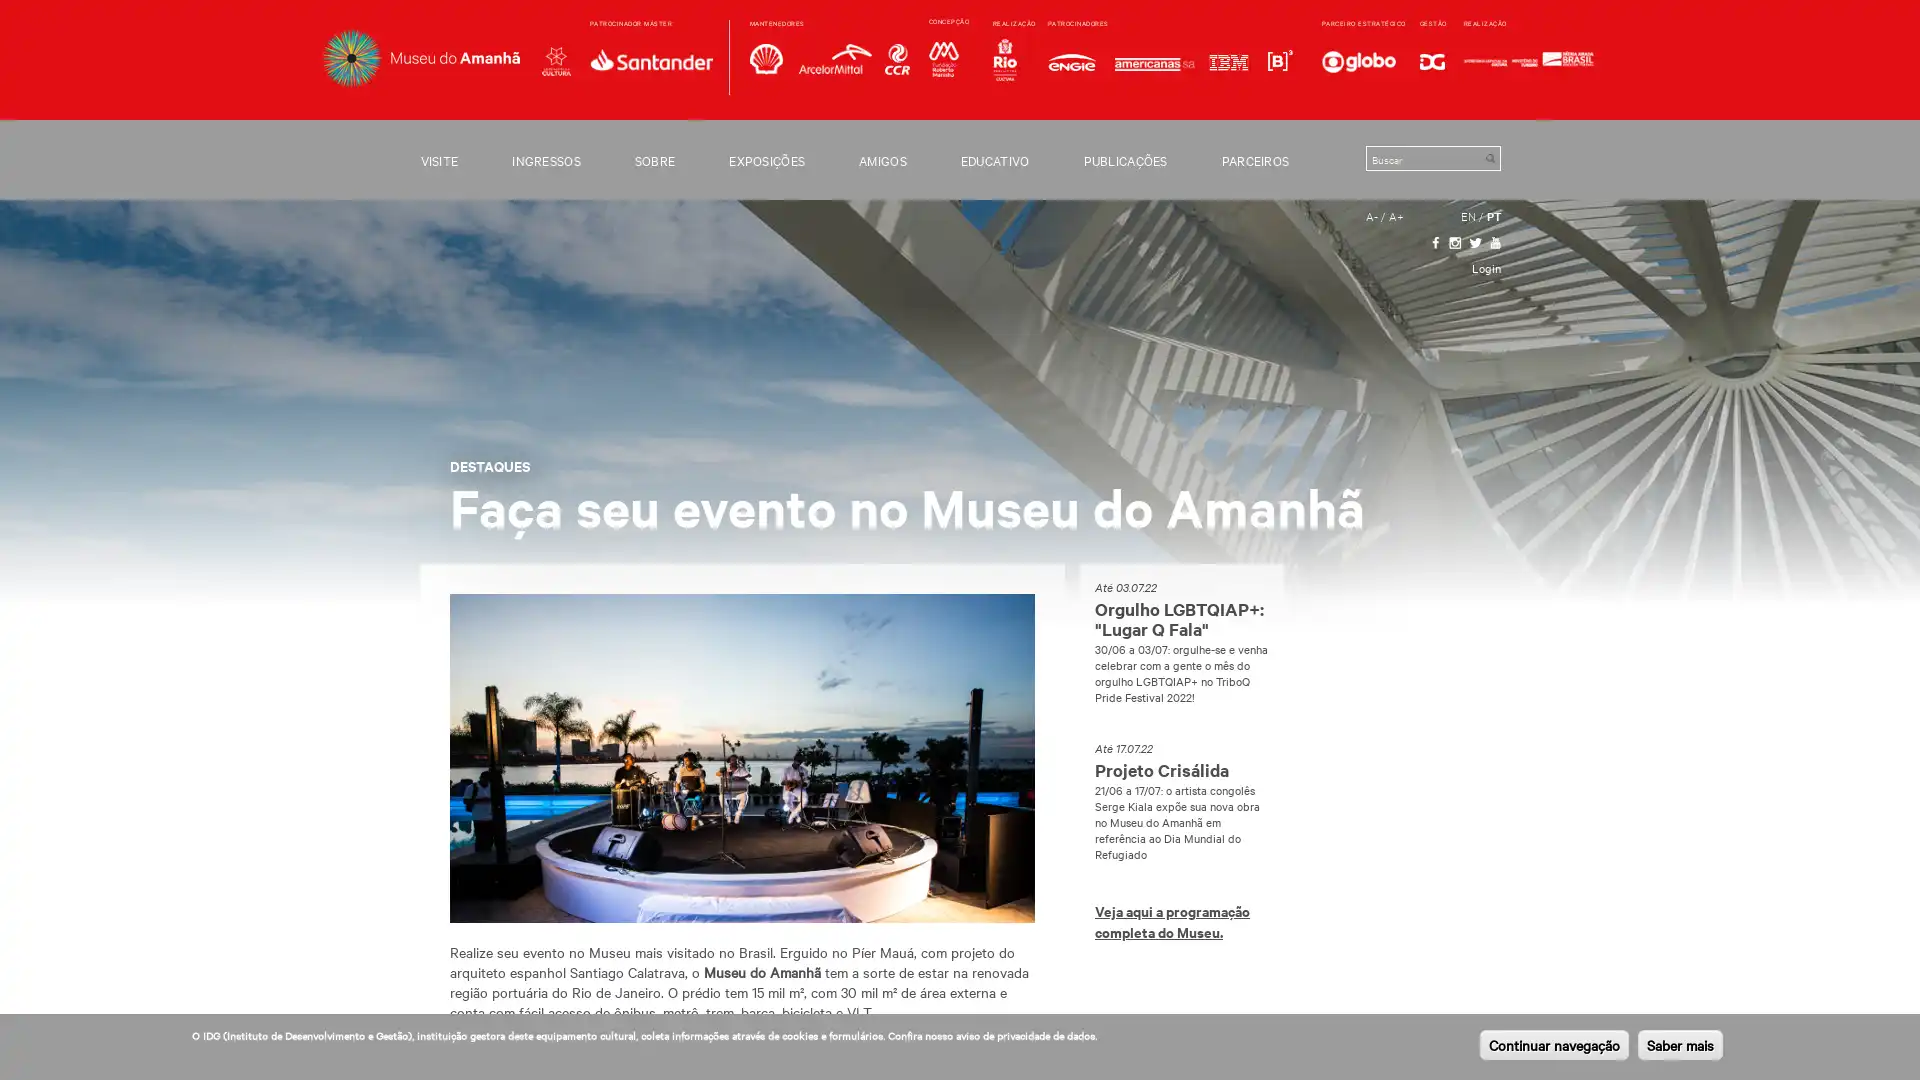  I want to click on Continuar navegacao, so click(1553, 1044).